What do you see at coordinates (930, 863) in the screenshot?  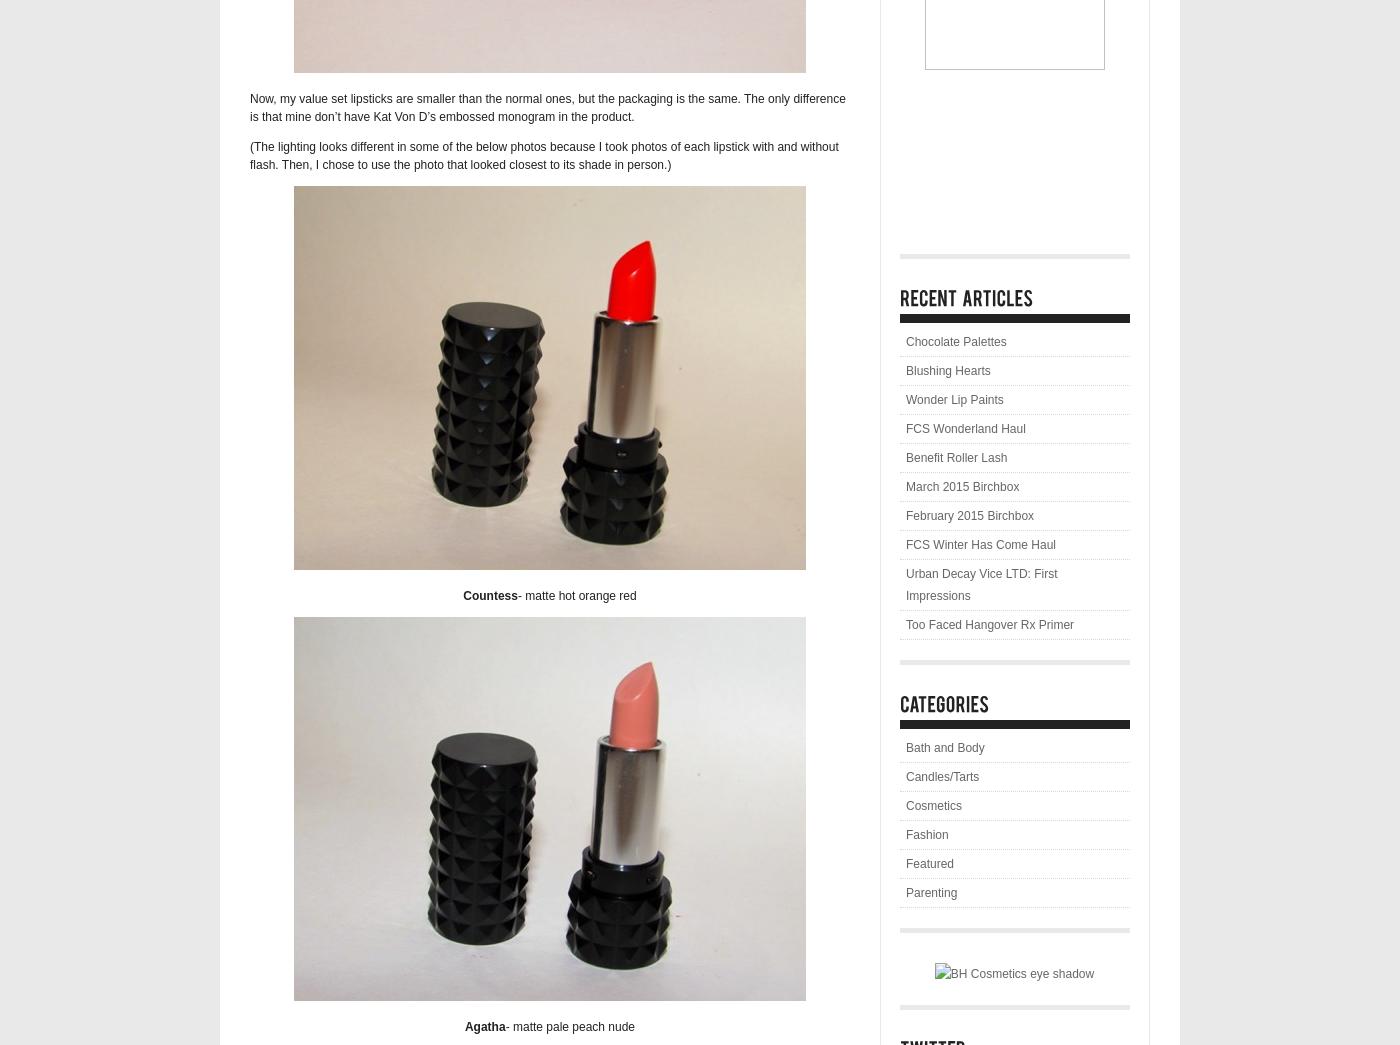 I see `'Featured'` at bounding box center [930, 863].